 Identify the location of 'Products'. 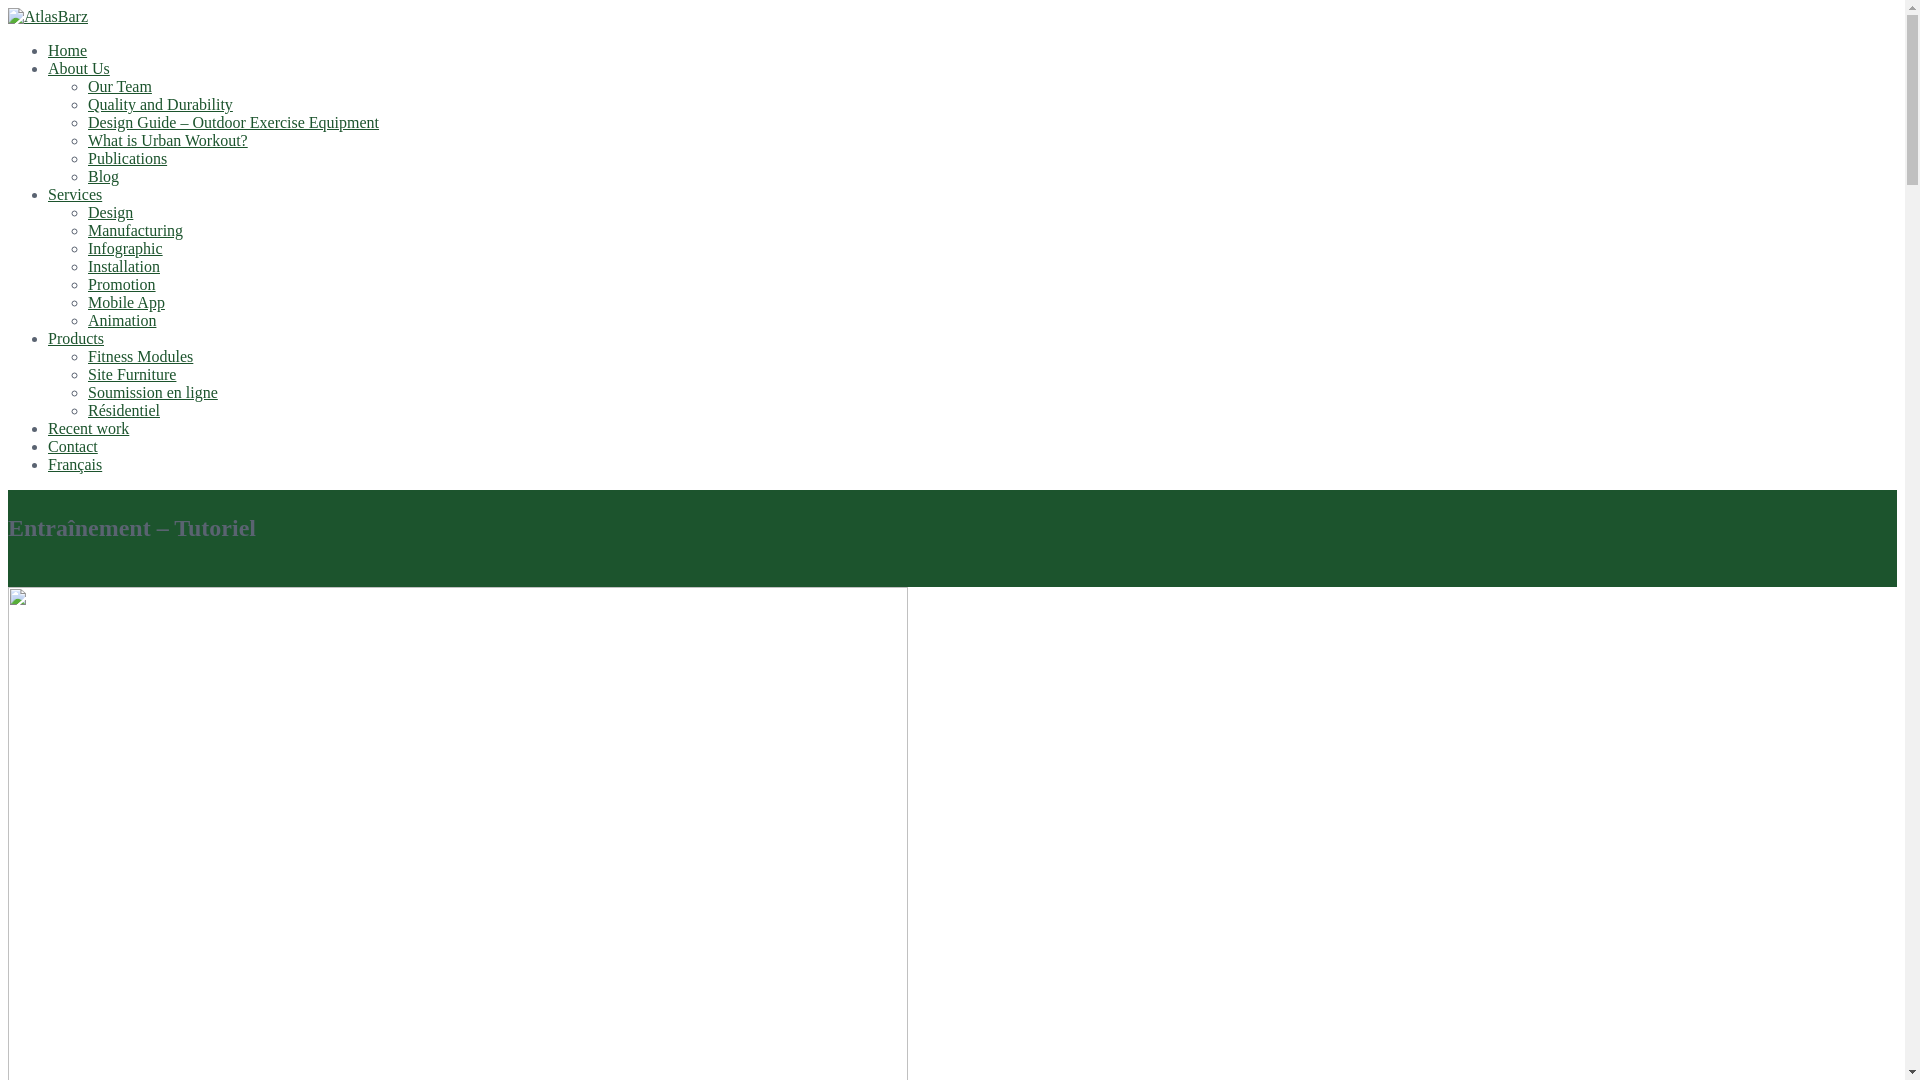
(76, 337).